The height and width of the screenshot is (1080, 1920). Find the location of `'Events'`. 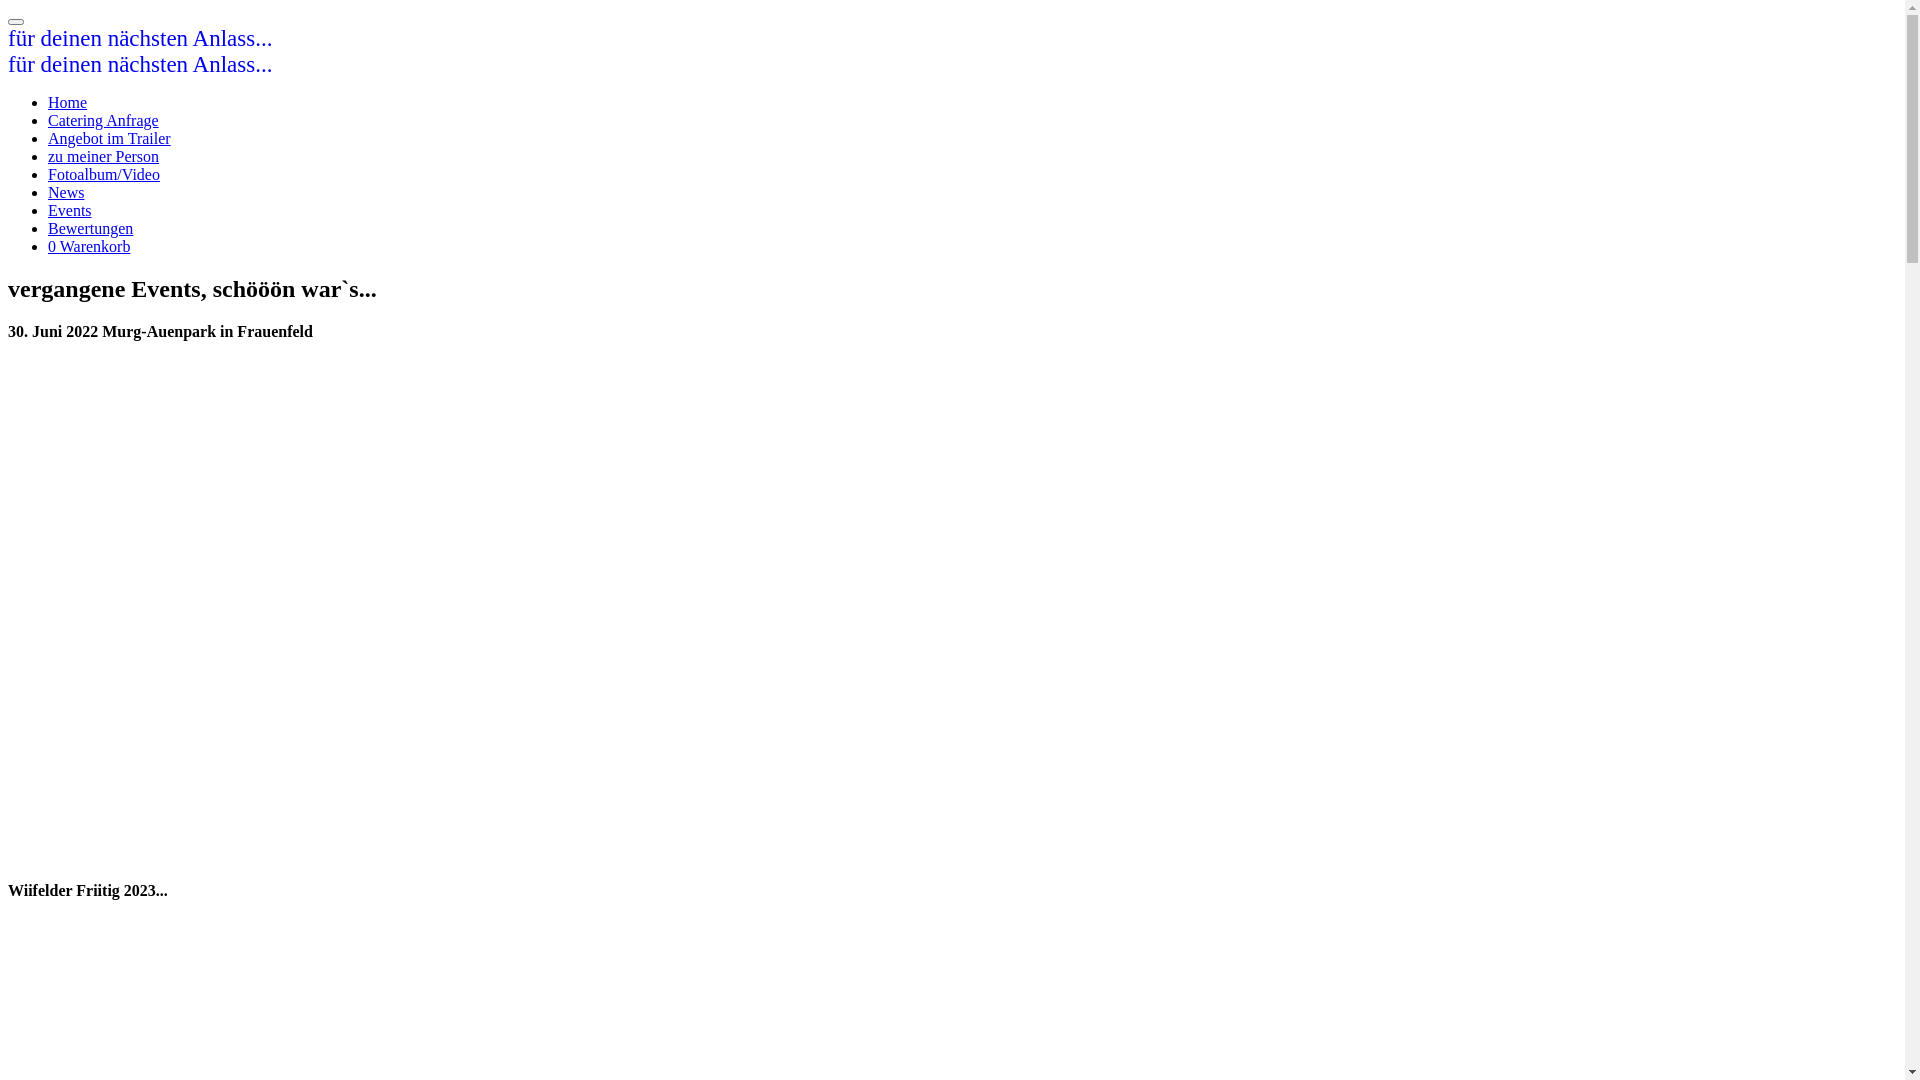

'Events' is located at coordinates (70, 210).